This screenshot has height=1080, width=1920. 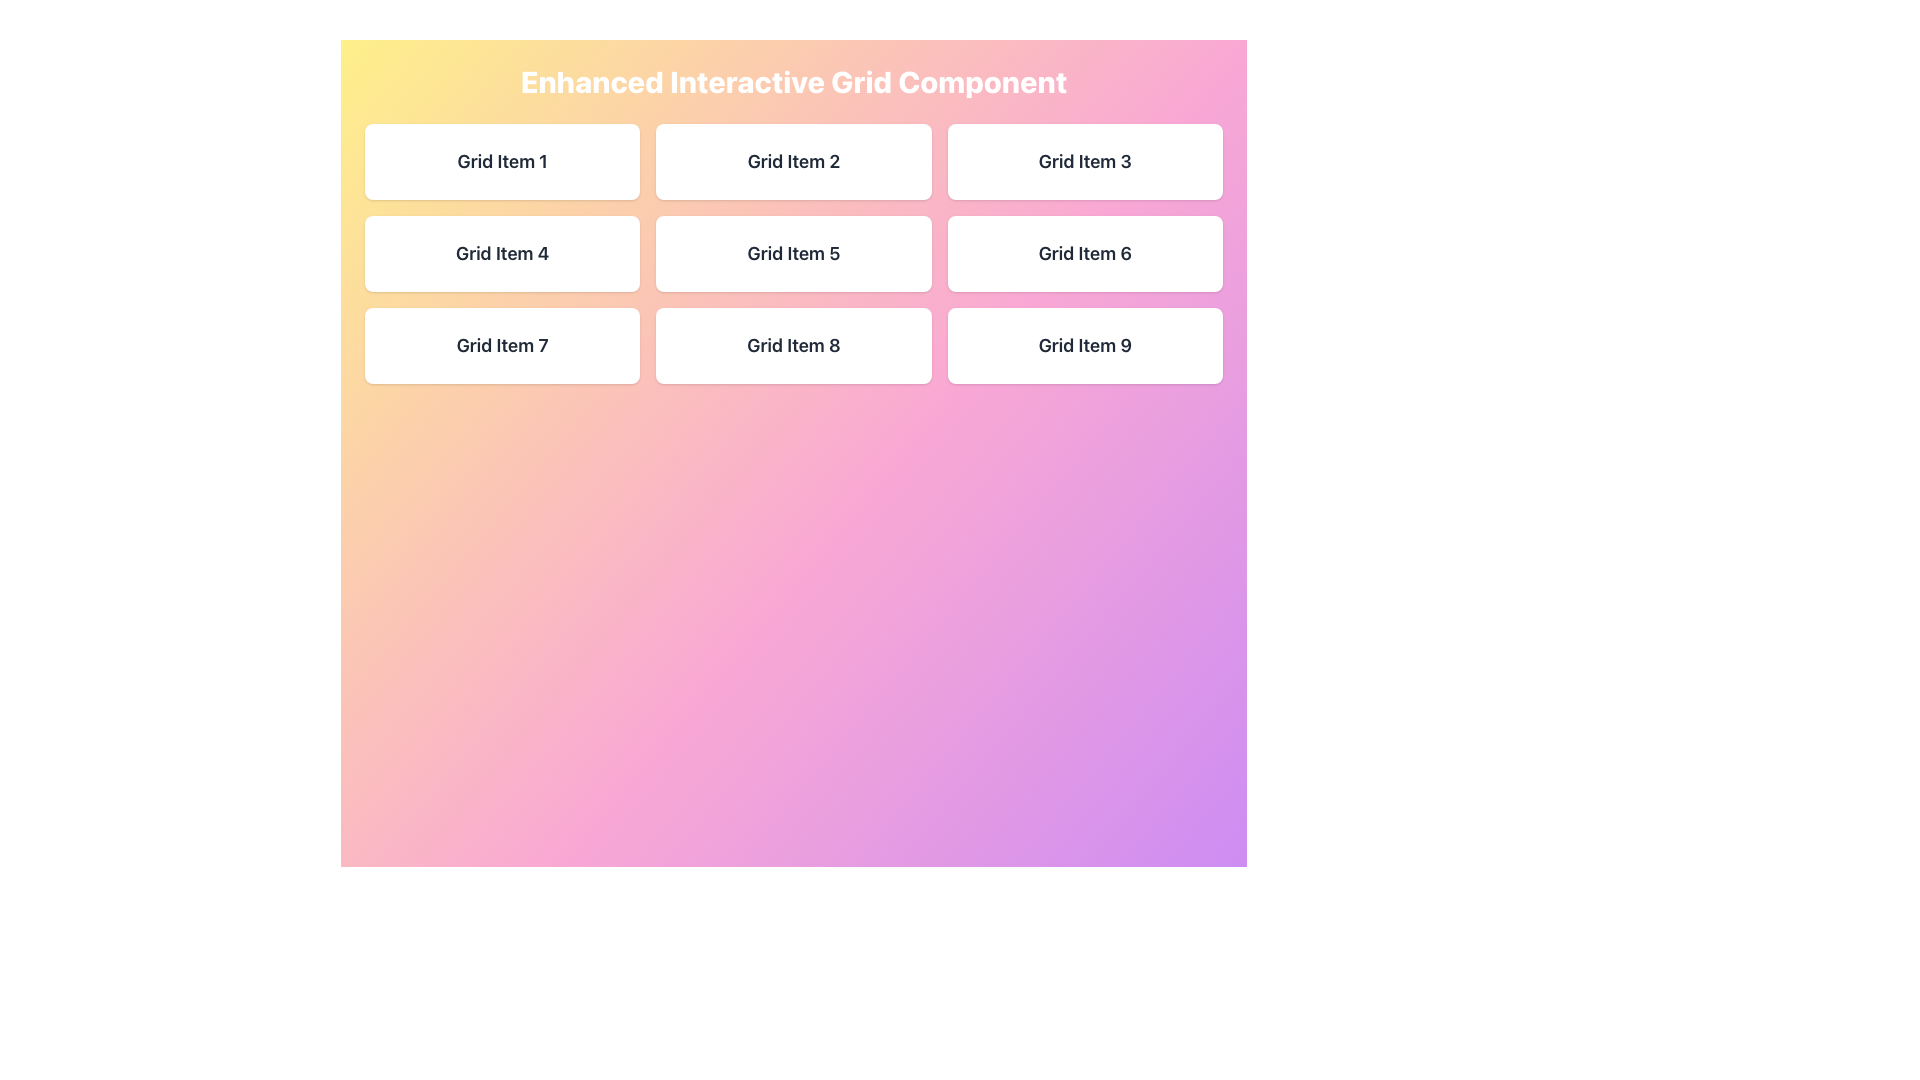 What do you see at coordinates (792, 161) in the screenshot?
I see `the button labeled 'Grid Item 2'` at bounding box center [792, 161].